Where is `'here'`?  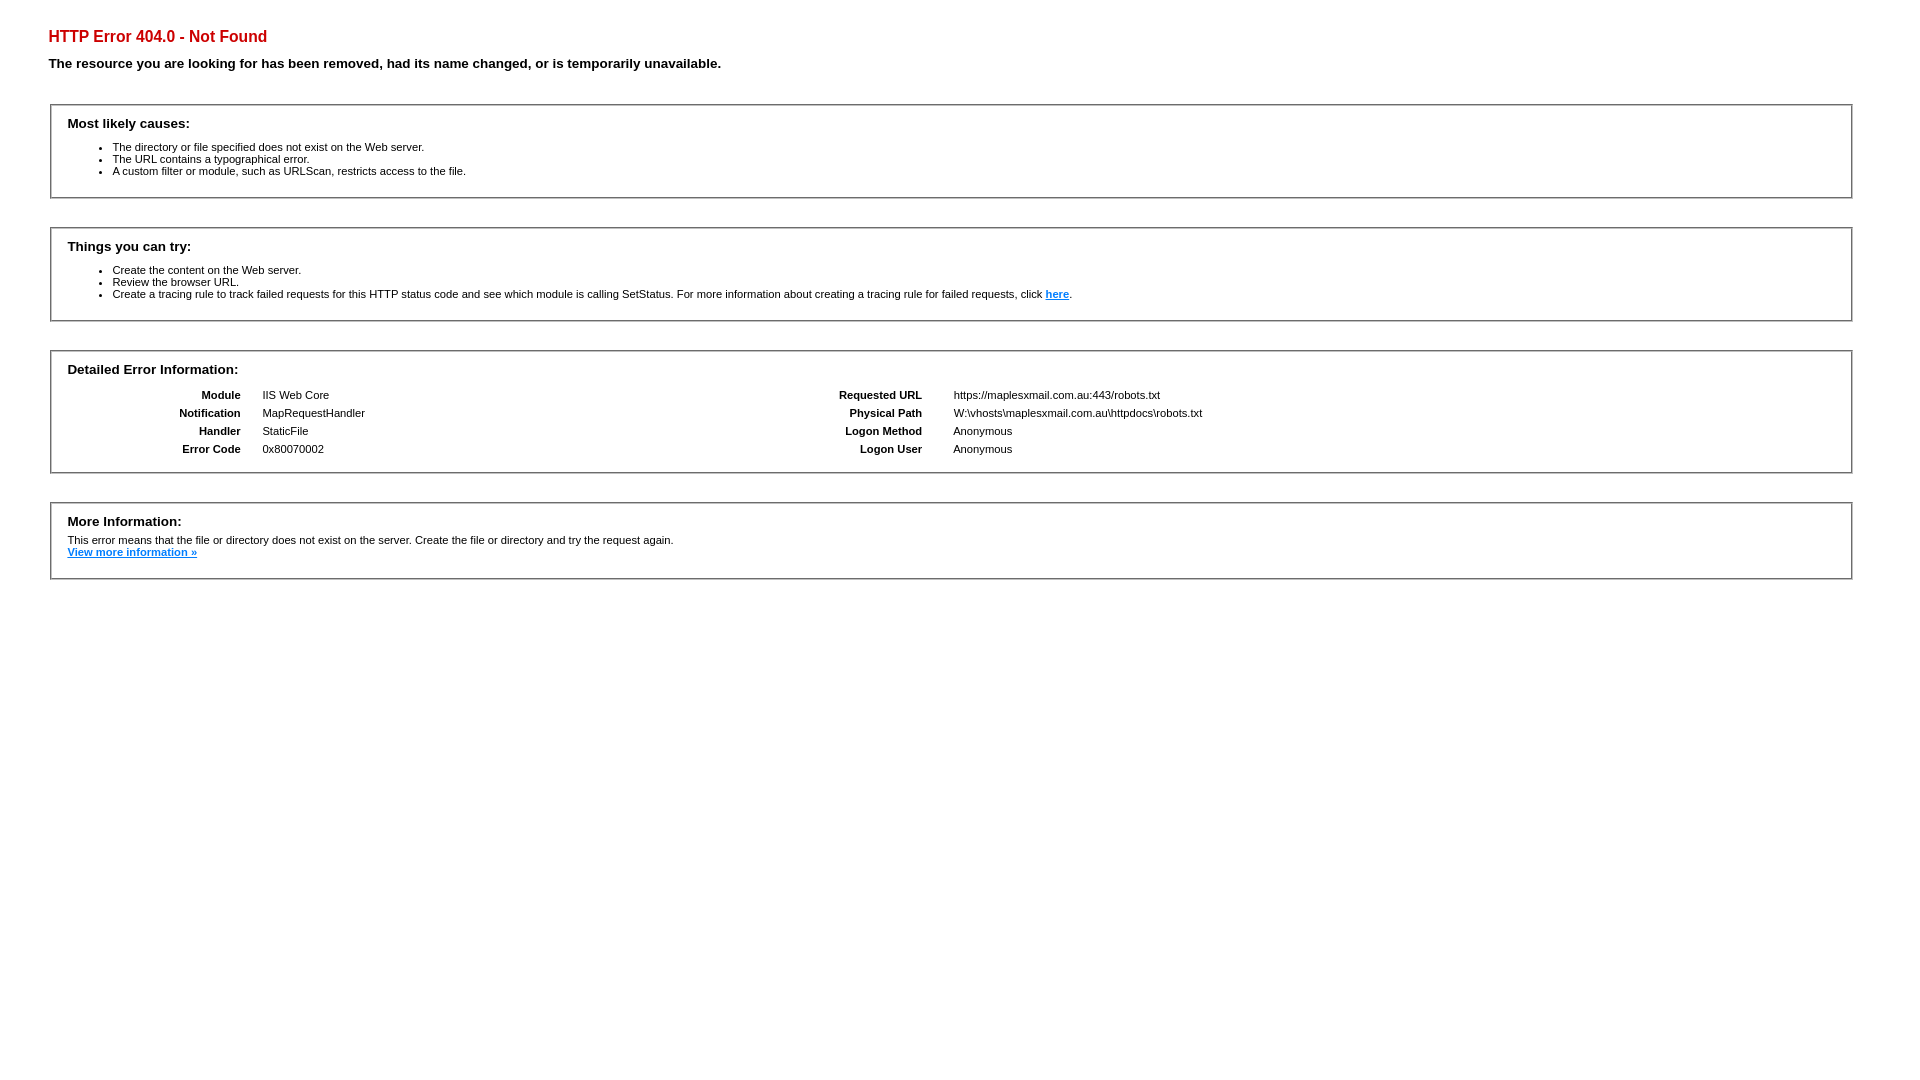 'here' is located at coordinates (1056, 293).